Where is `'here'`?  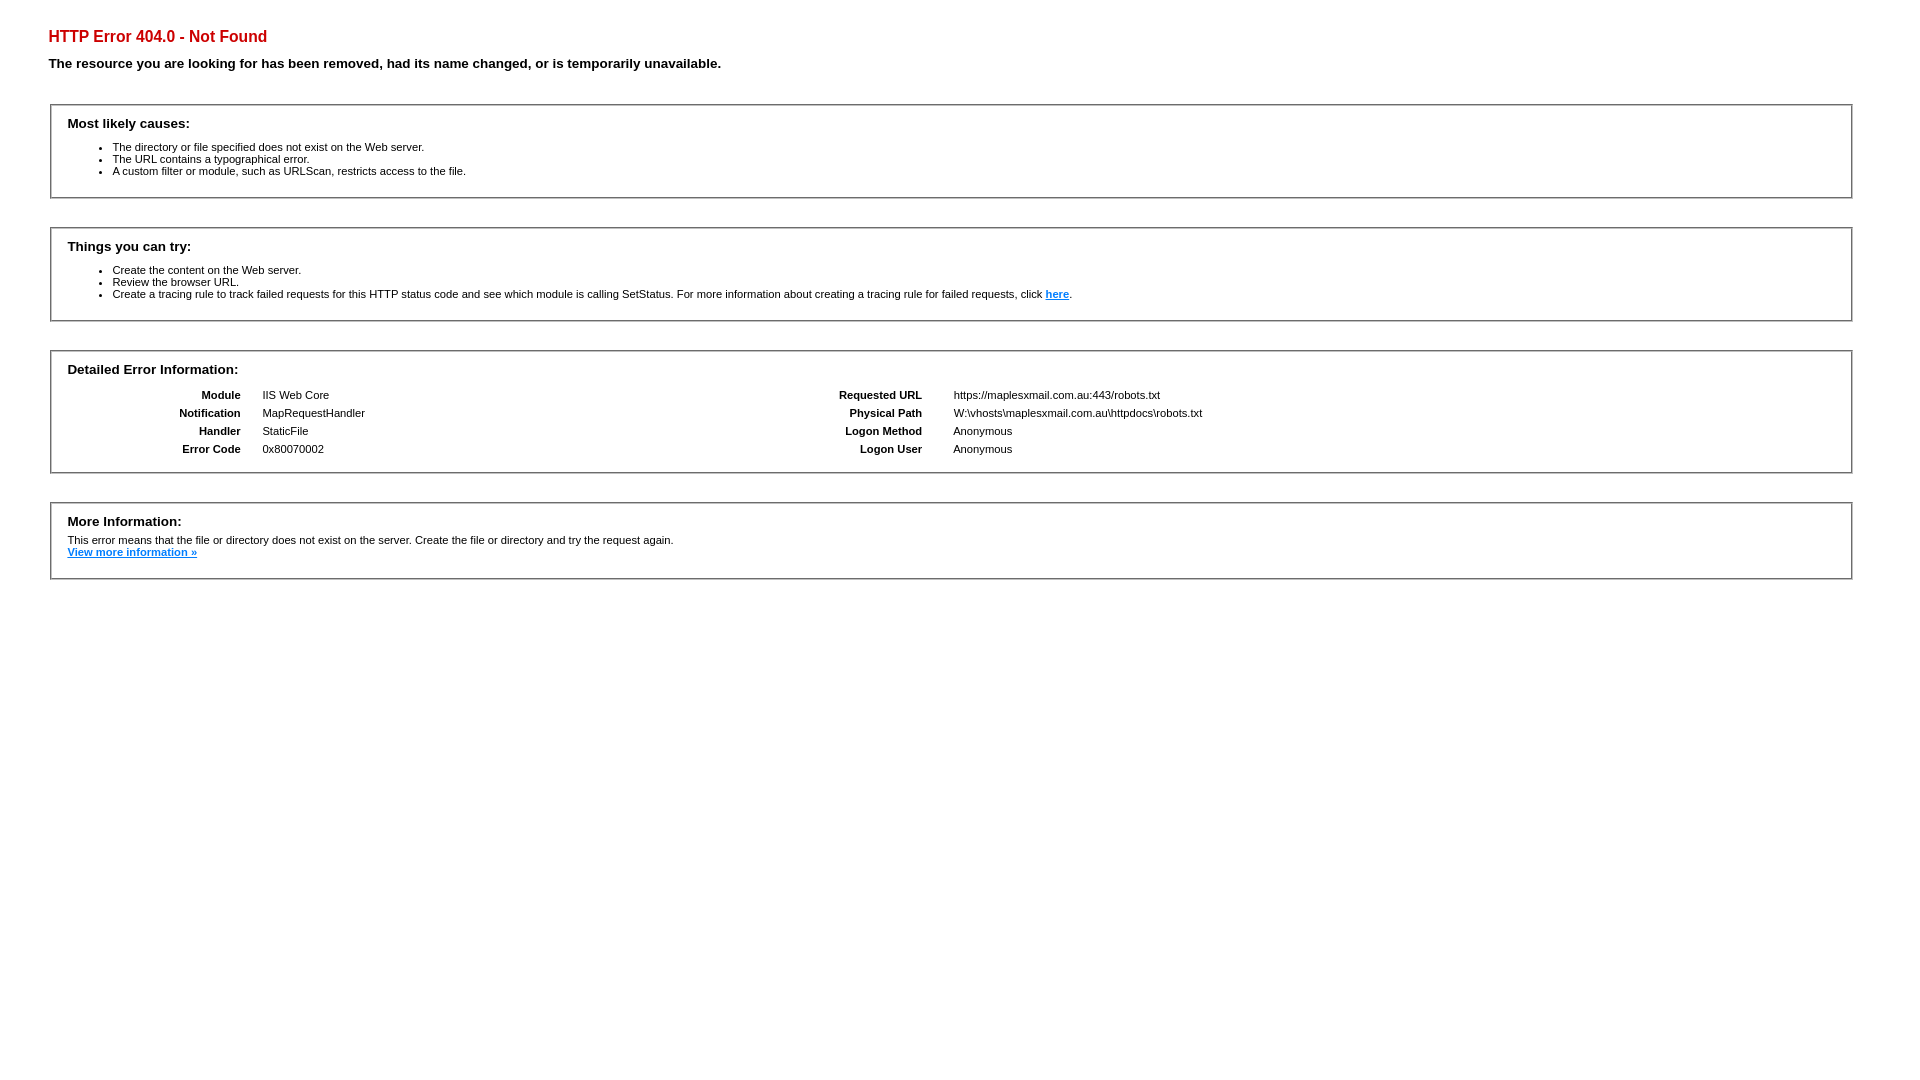 'here' is located at coordinates (1056, 293).